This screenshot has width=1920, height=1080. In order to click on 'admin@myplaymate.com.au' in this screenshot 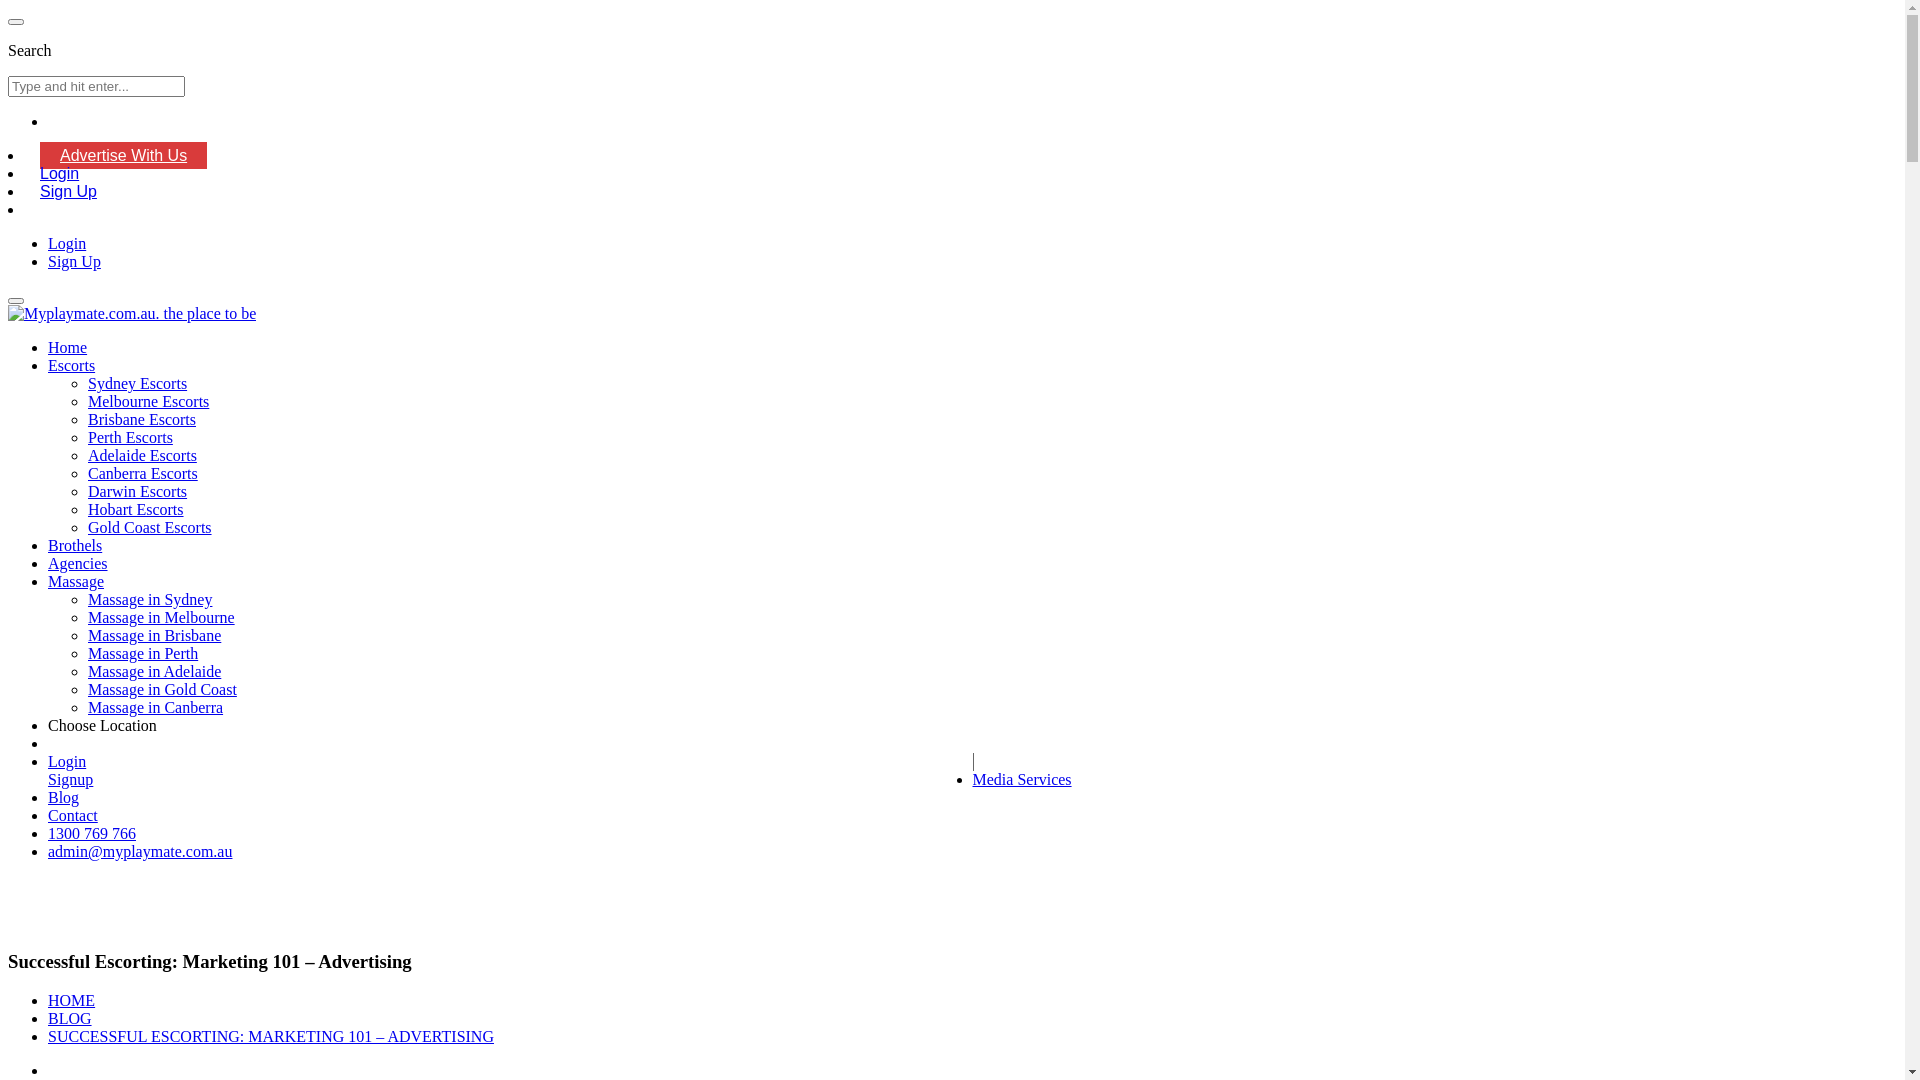, I will do `click(138, 851)`.